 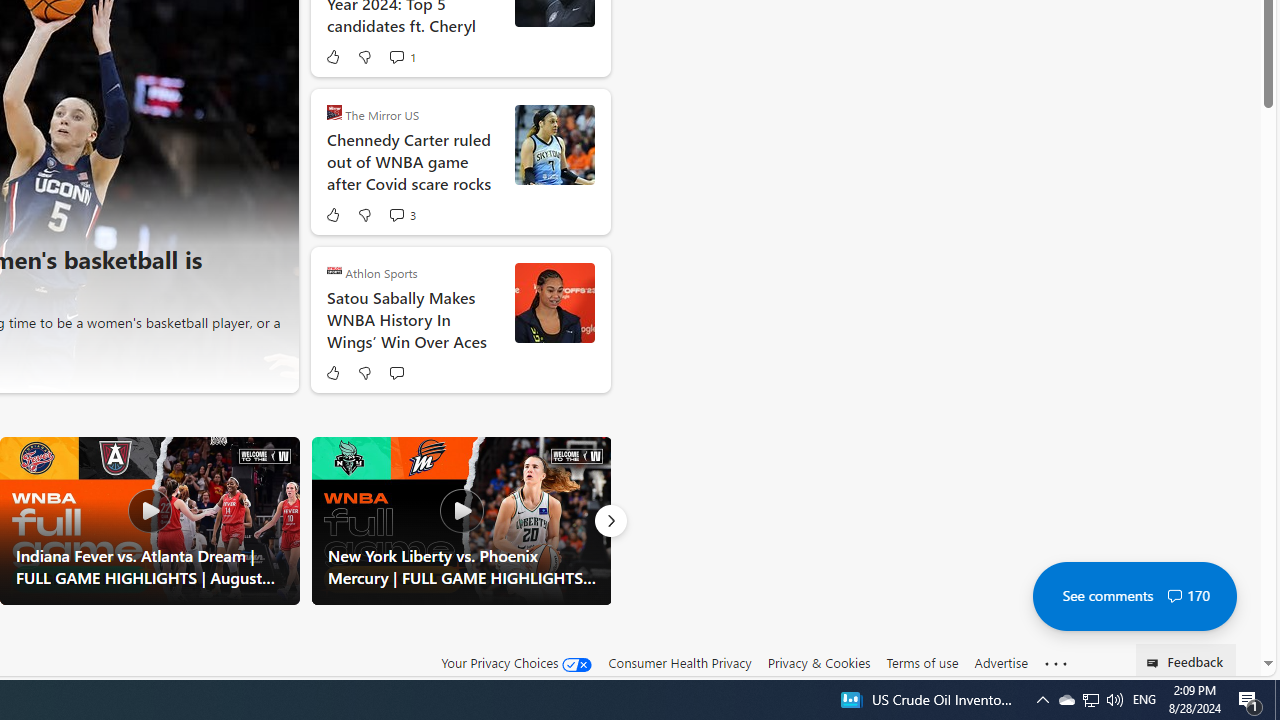 I want to click on 'Next', so click(x=609, y=519).